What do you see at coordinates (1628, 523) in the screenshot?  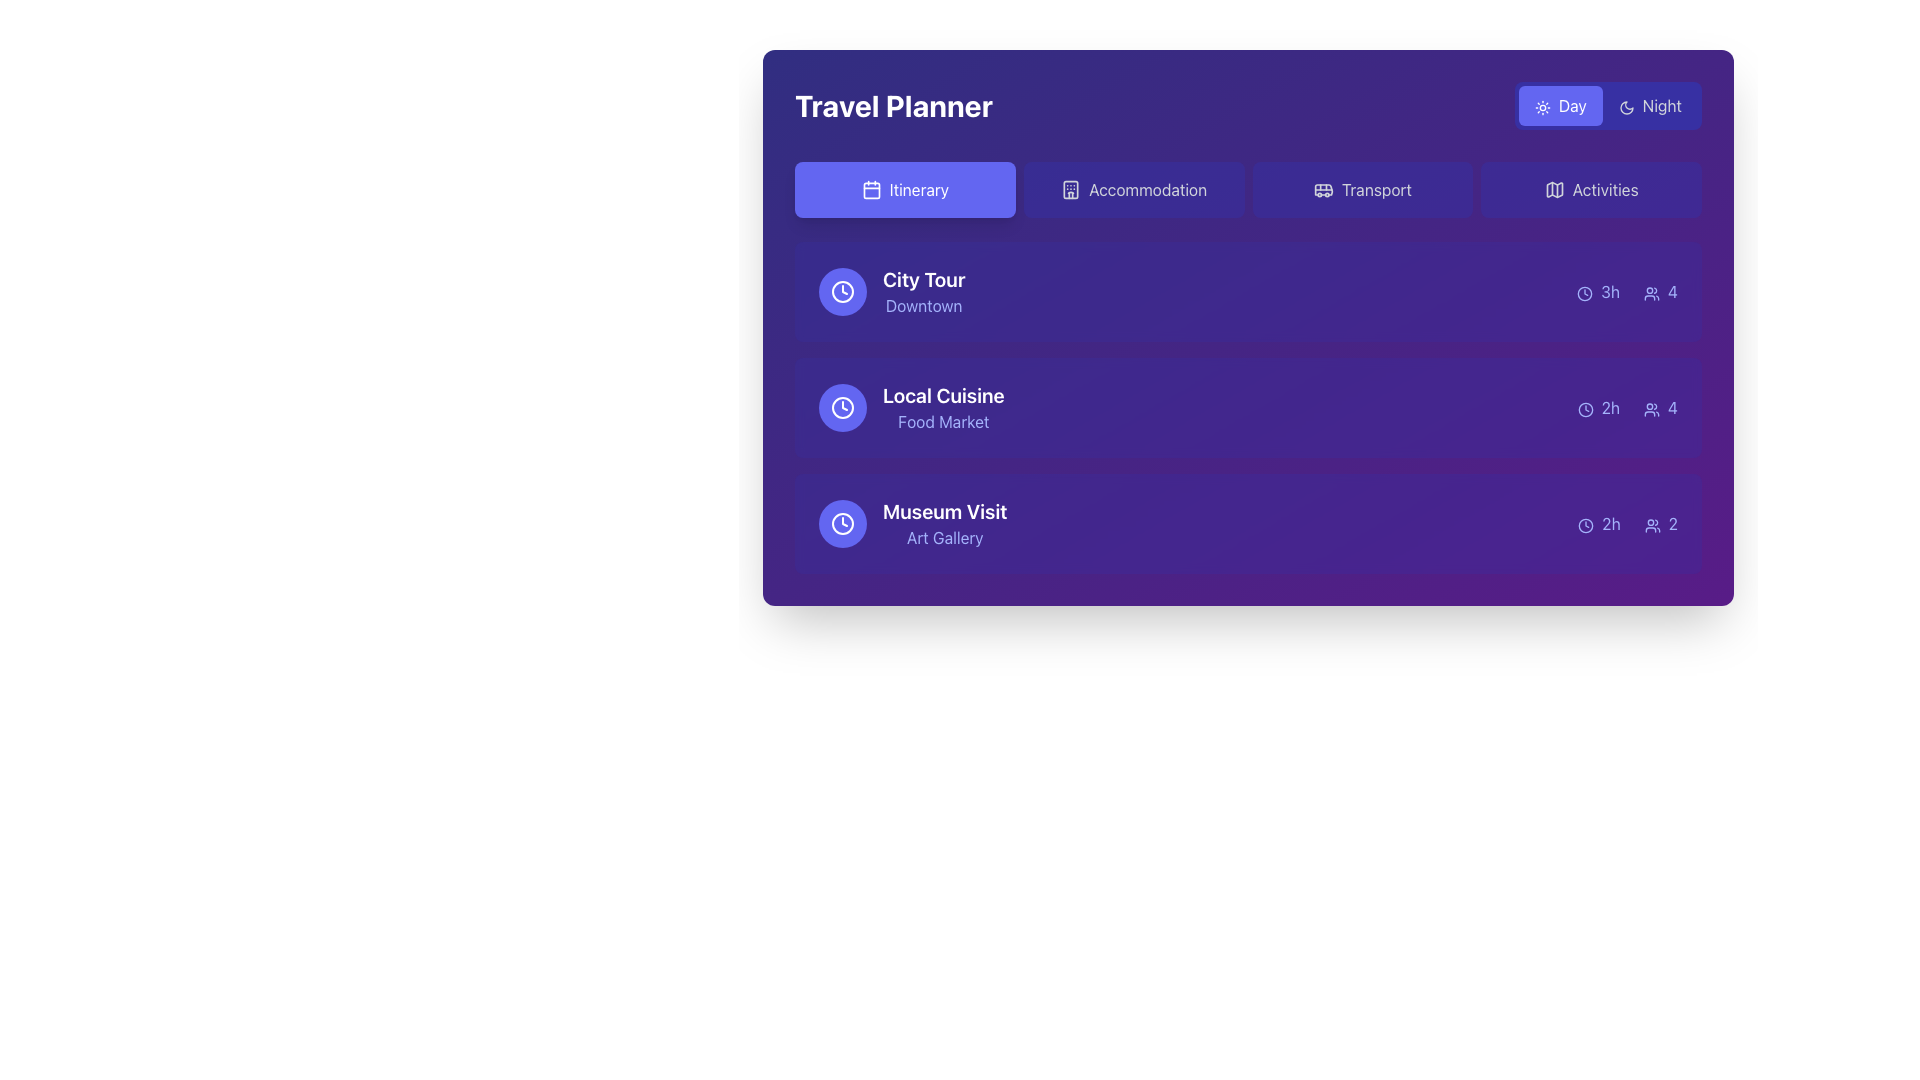 I see `the Text and icon group element displaying a clock icon and user icon with text '2h' and '2', located in the bottom right corner of the 'Museum Visit' section under 'Travel Planner'` at bounding box center [1628, 523].